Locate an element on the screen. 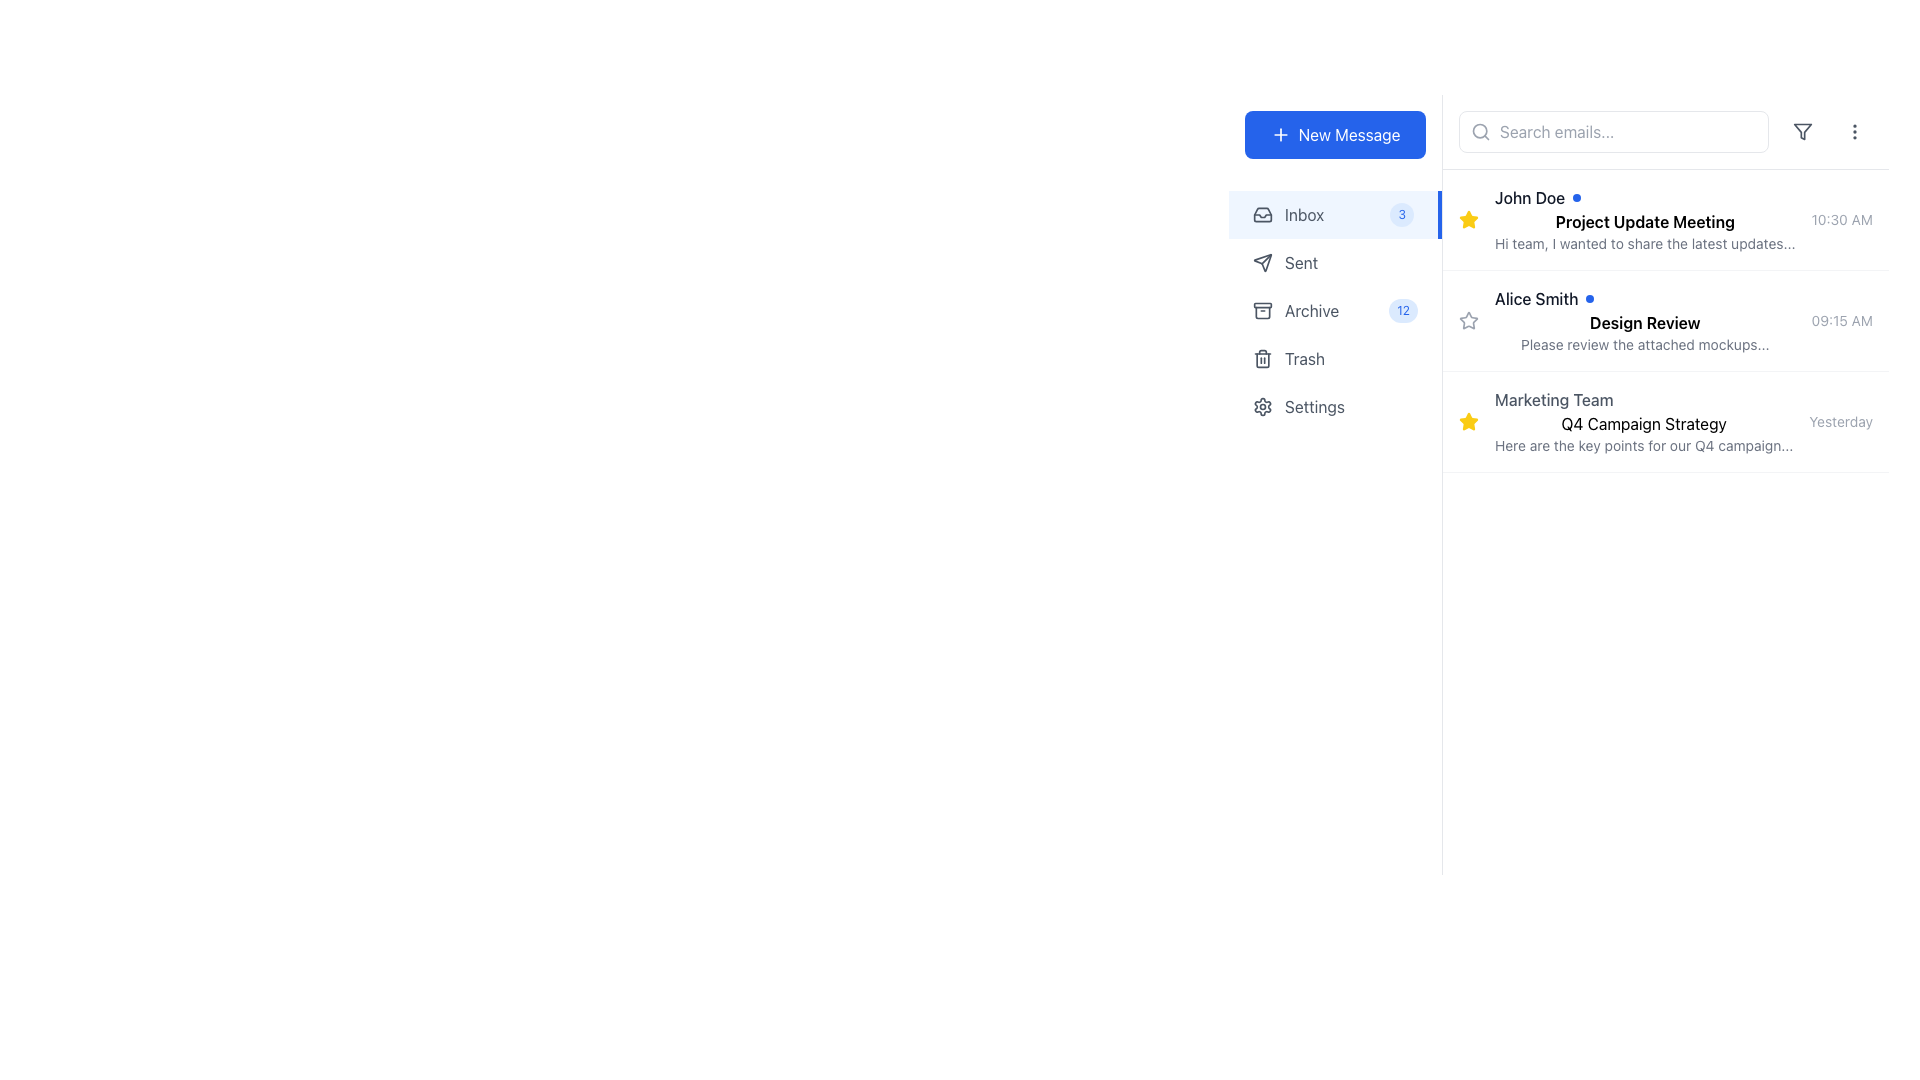  the interactive email summary entry located in the second slot of the vertical email list is located at coordinates (1665, 319).